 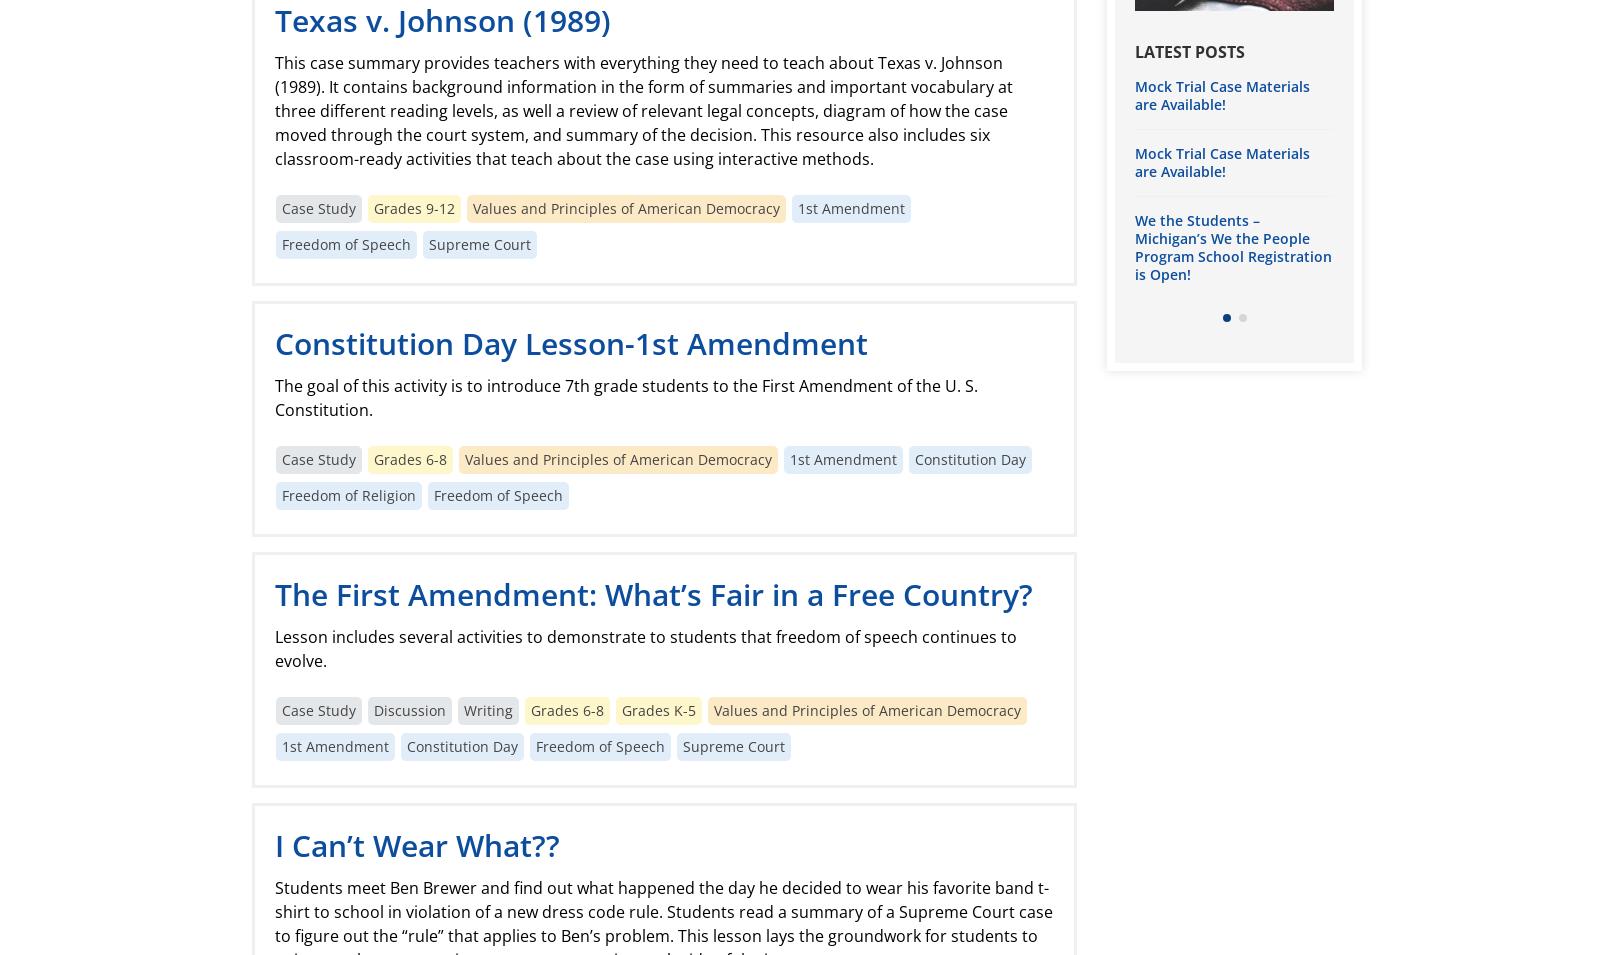 What do you see at coordinates (413, 208) in the screenshot?
I see `'Grades 9-12'` at bounding box center [413, 208].